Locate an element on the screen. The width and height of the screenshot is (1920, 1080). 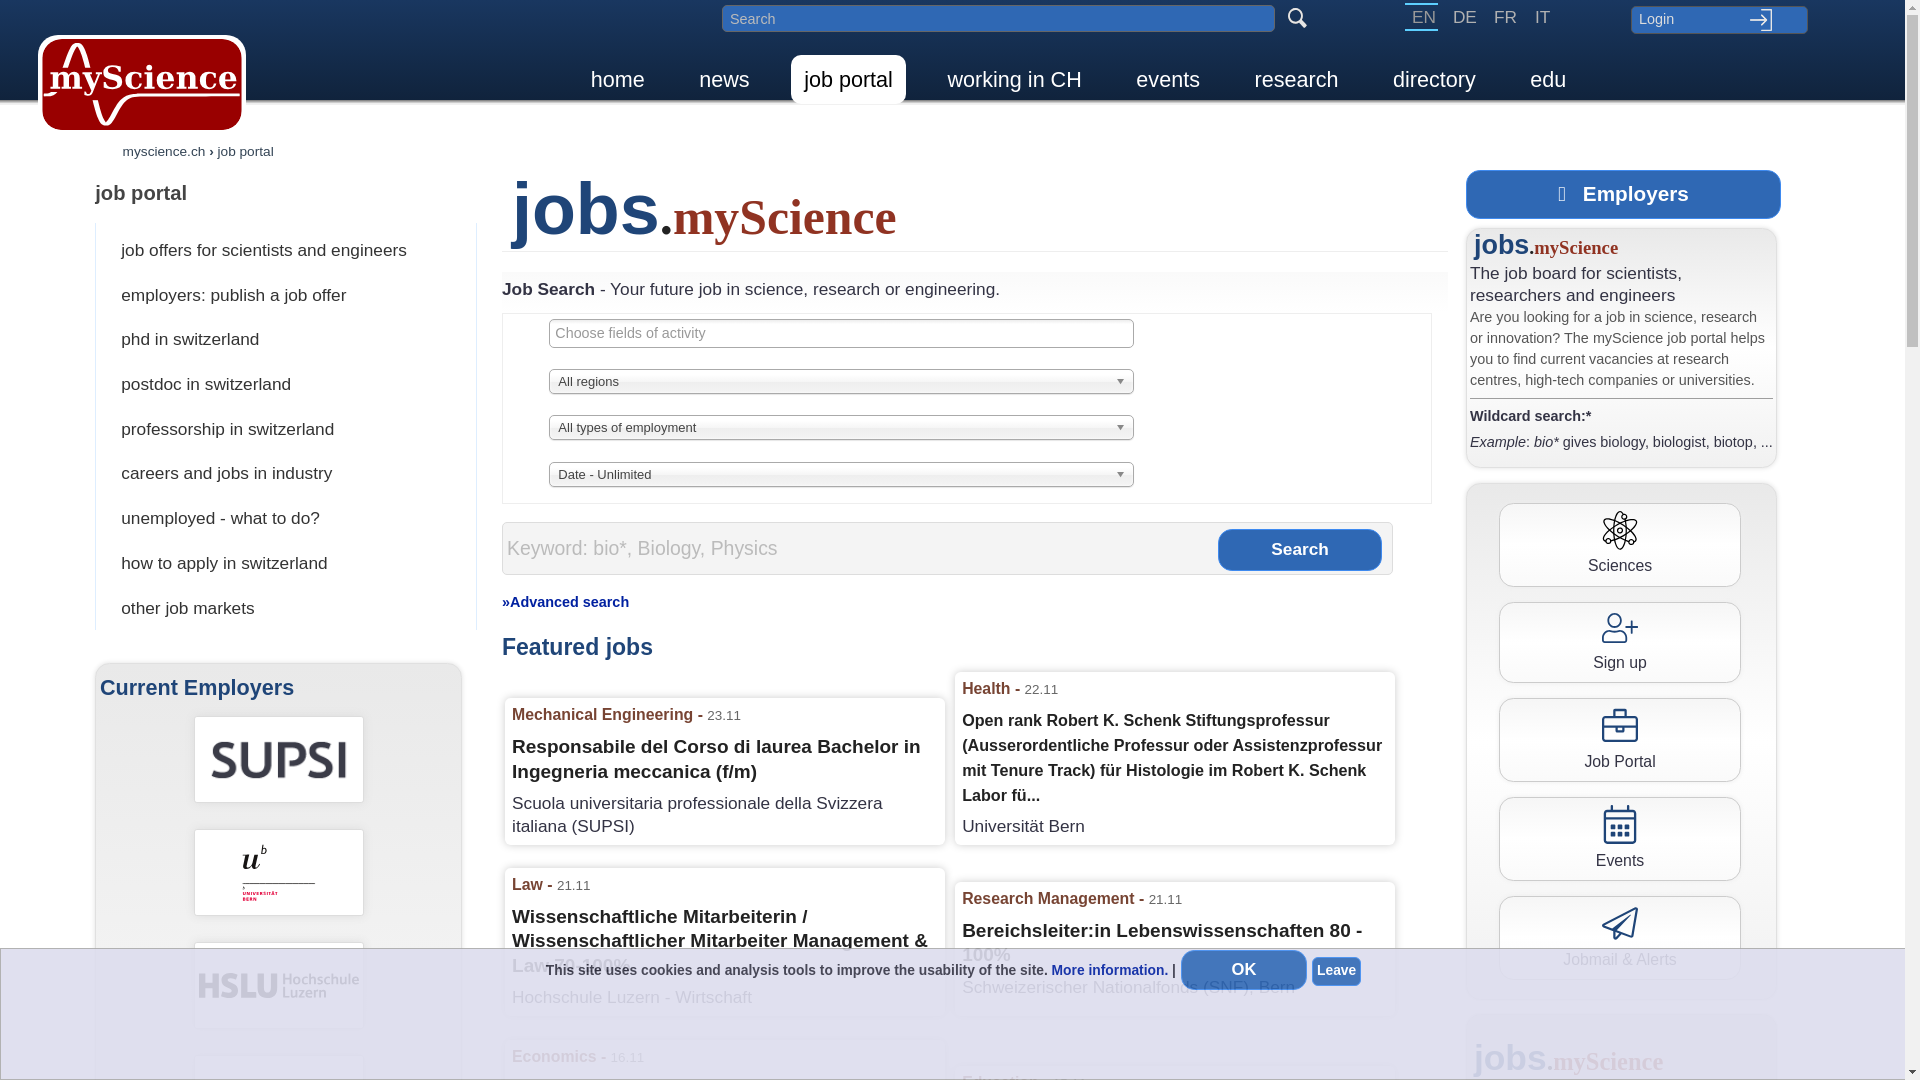
'More information.' is located at coordinates (1050, 968).